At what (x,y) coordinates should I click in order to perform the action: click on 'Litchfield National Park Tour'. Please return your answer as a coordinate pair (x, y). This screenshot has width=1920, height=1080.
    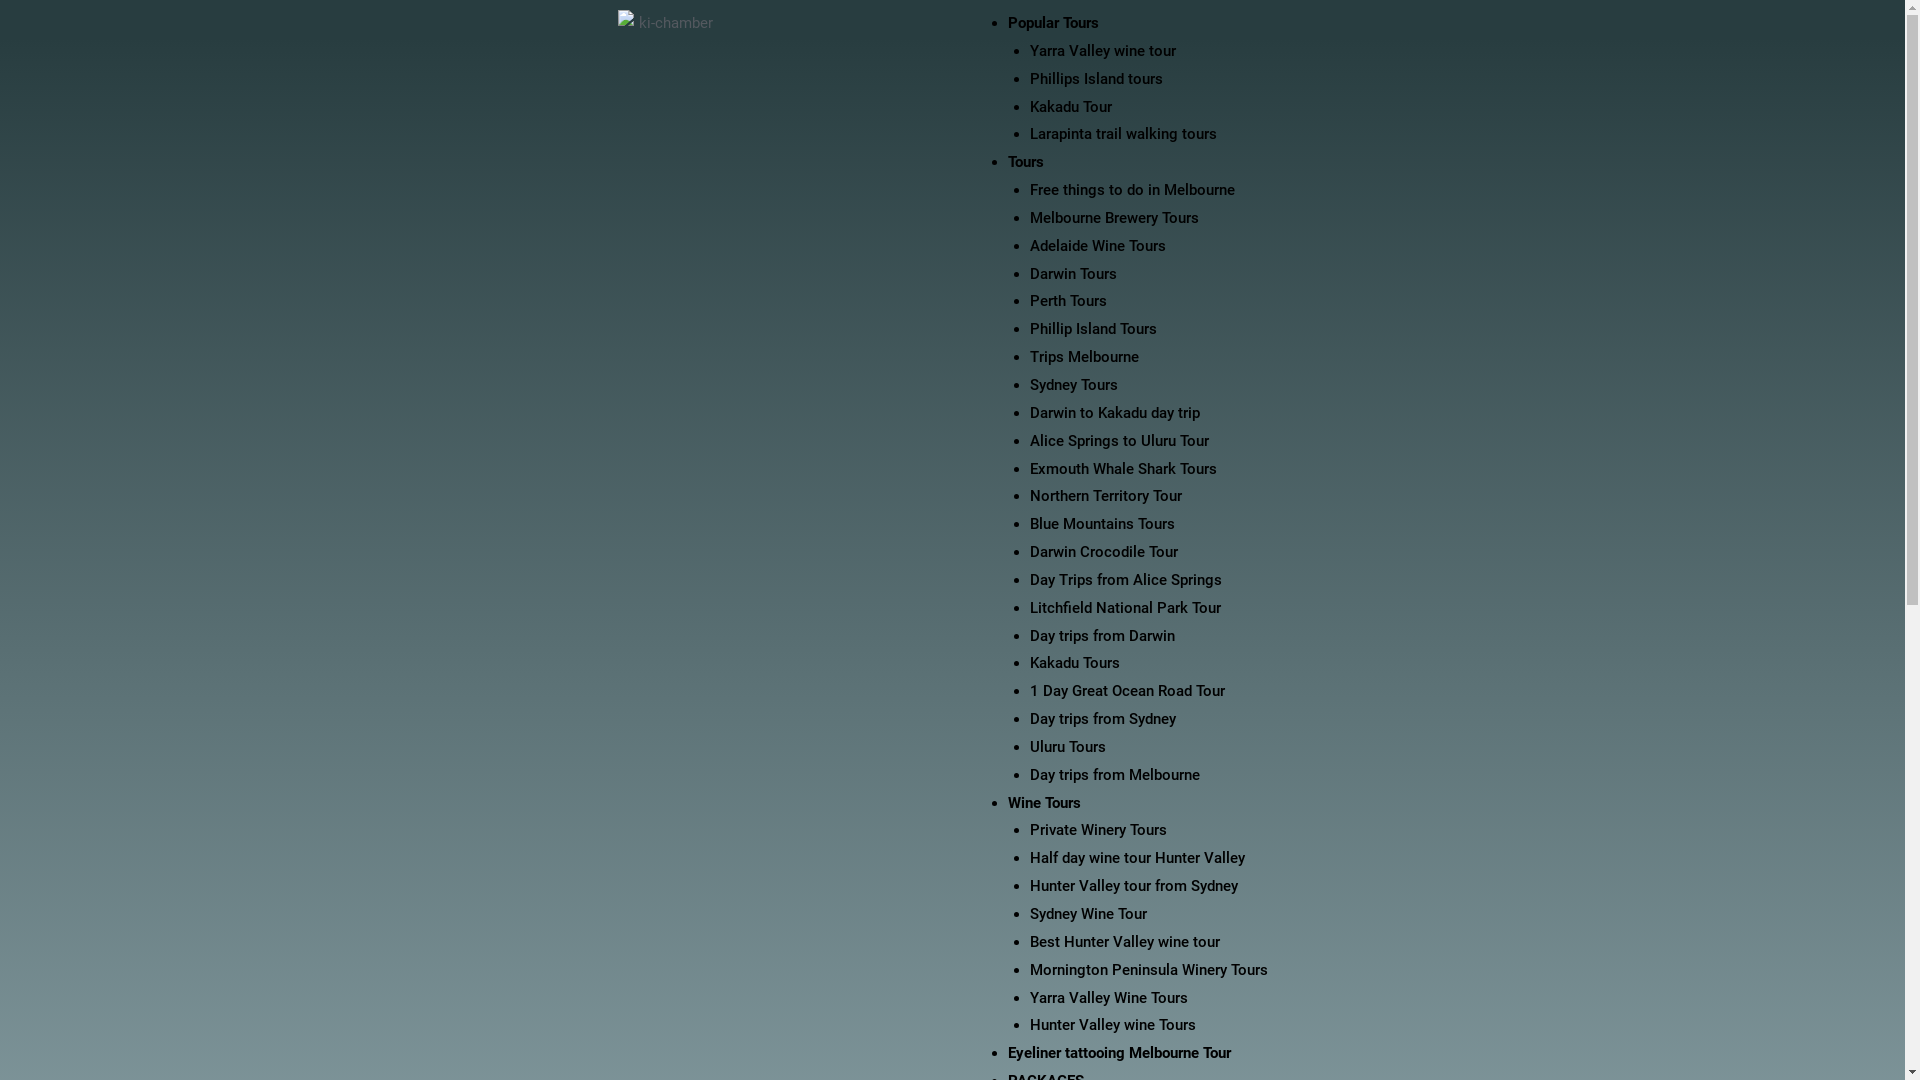
    Looking at the image, I should click on (1125, 607).